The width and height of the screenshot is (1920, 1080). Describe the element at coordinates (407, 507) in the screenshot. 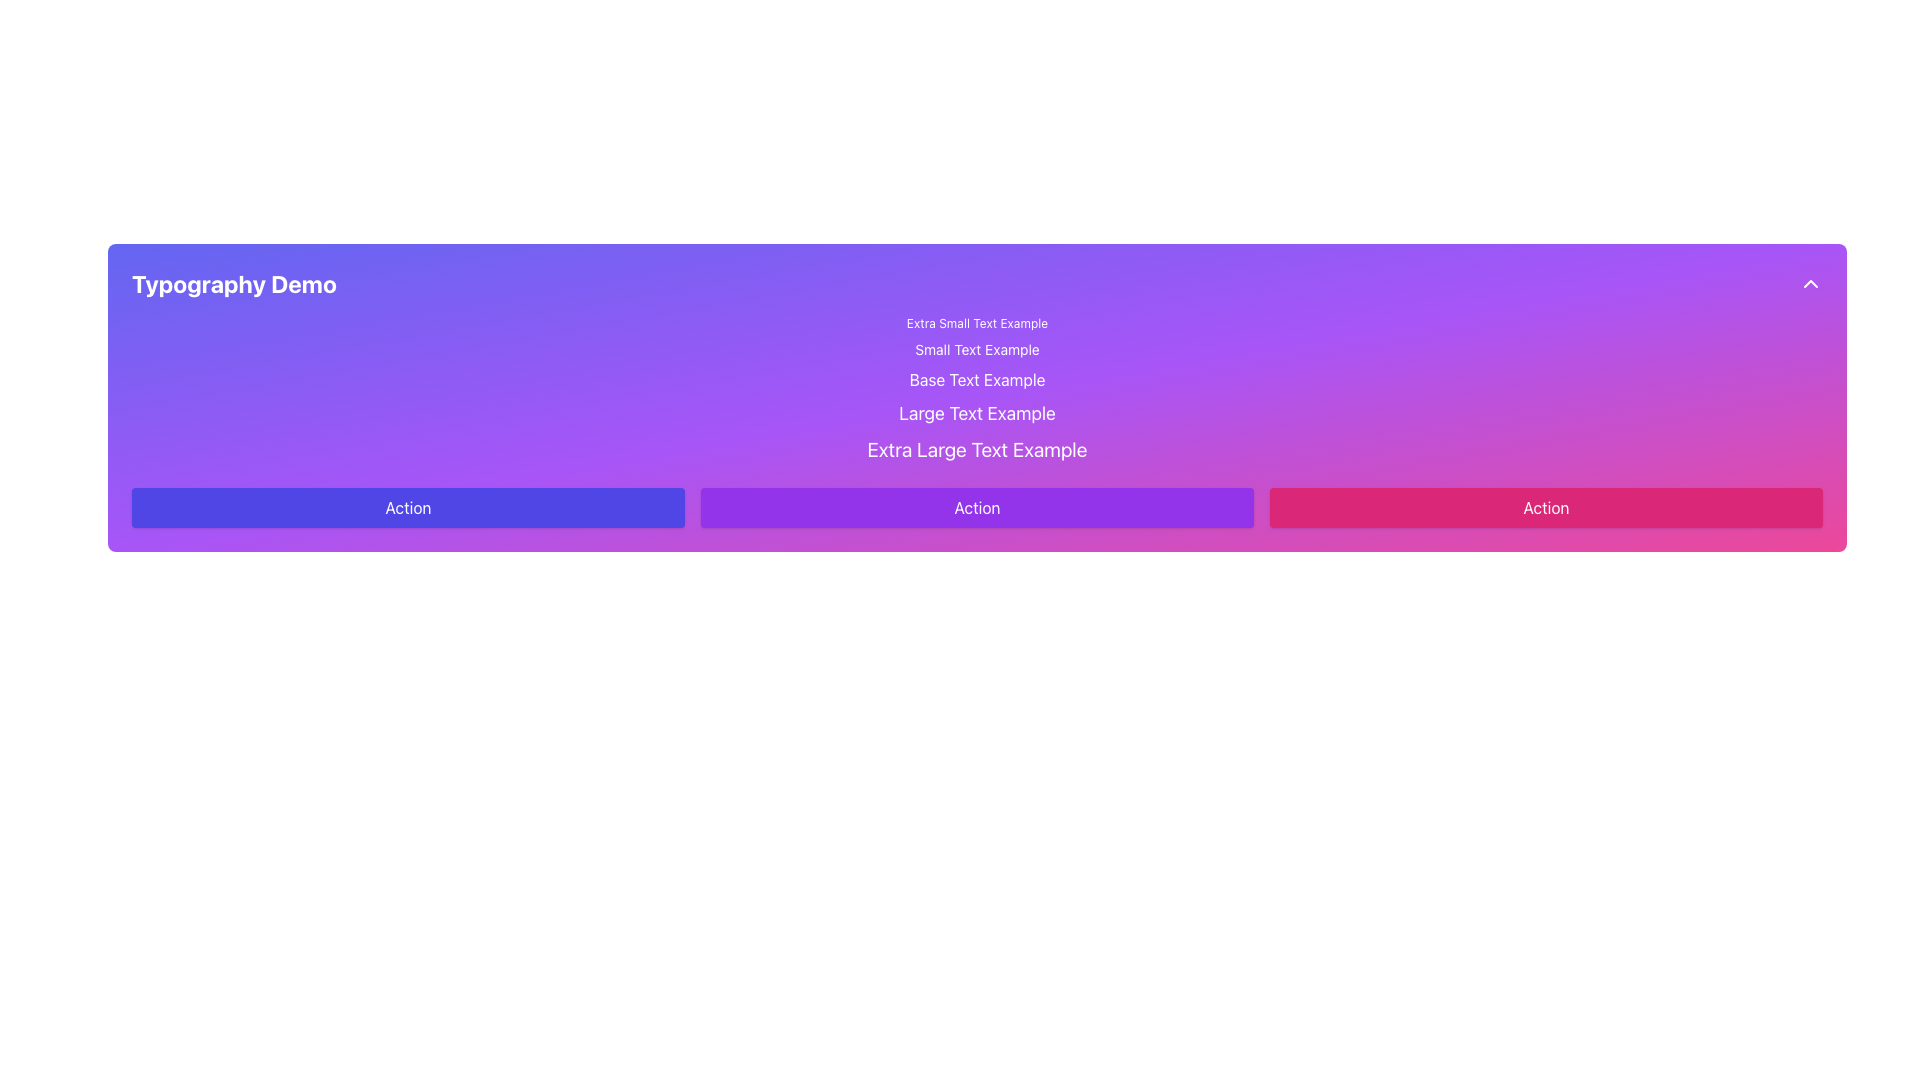

I see `the leftmost button labeled 'Action' with a deep indigo background` at that location.